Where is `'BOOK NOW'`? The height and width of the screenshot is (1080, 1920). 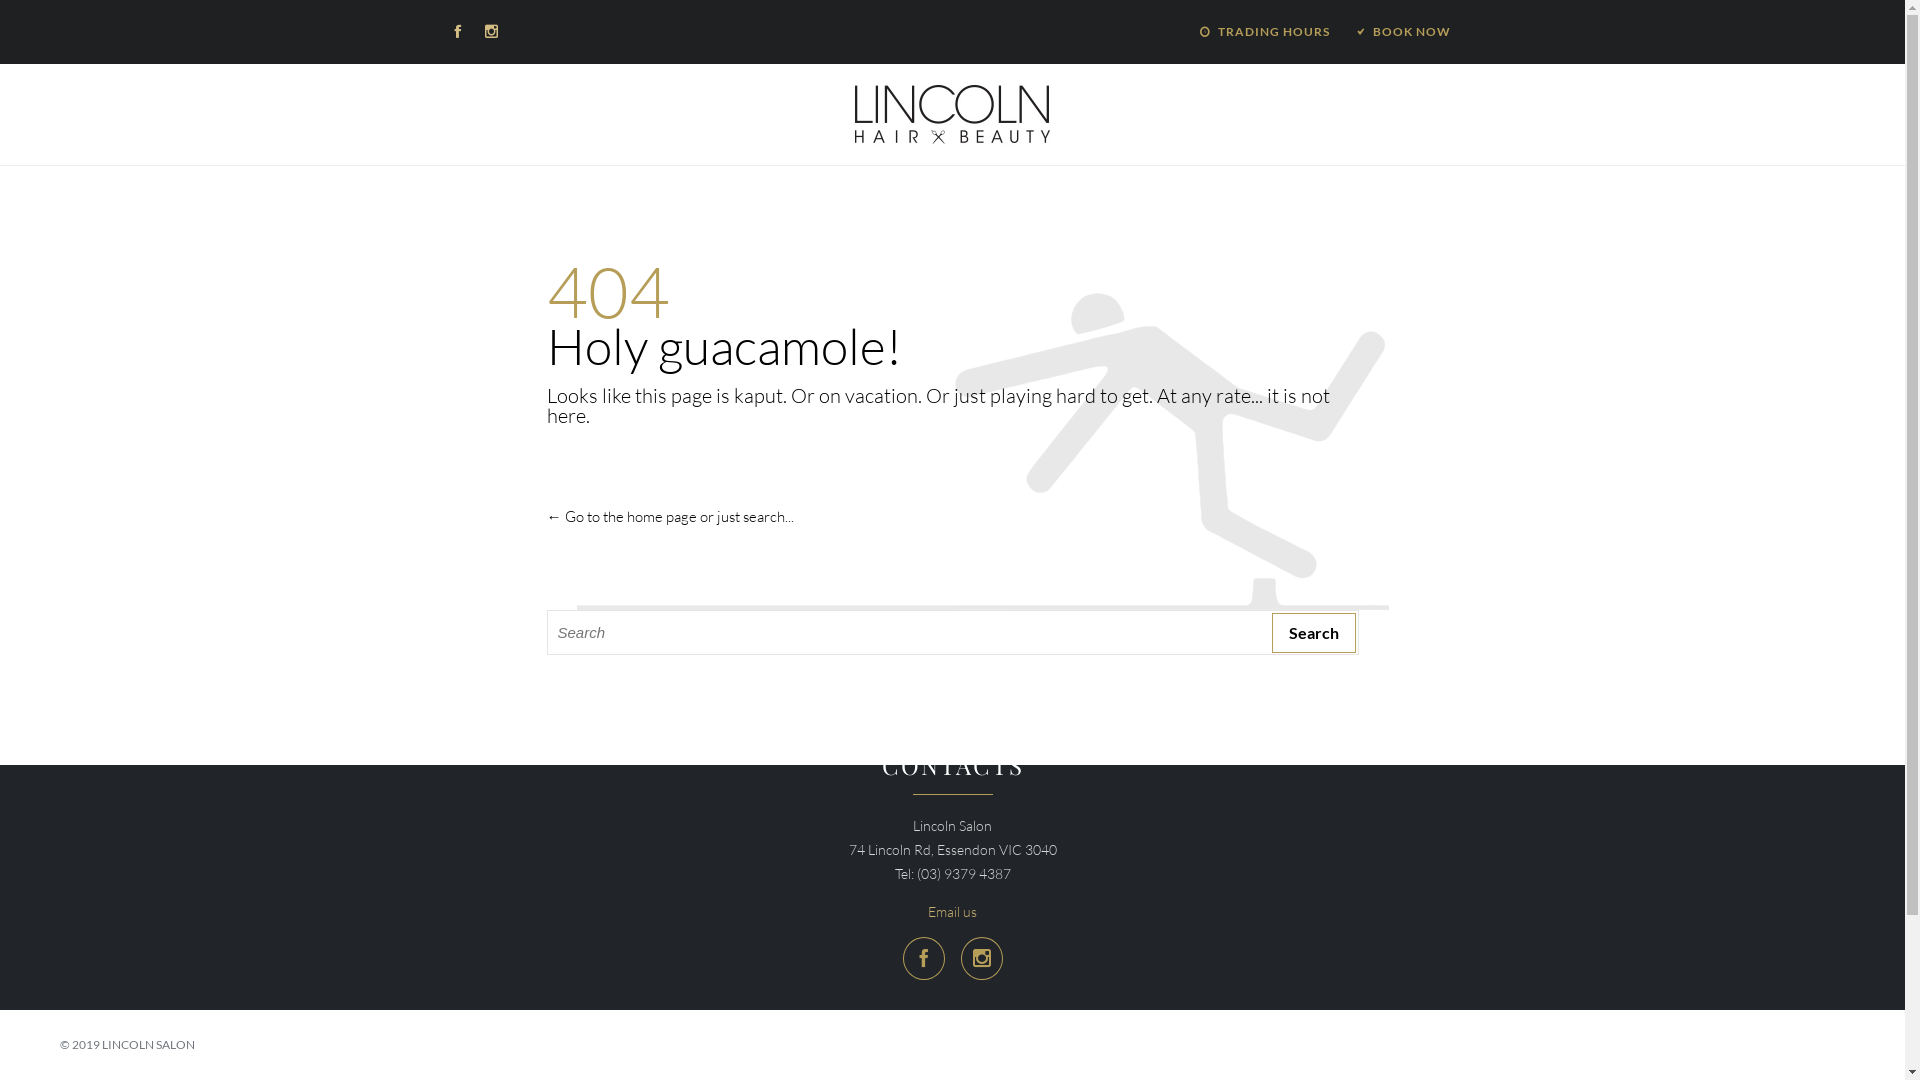
'BOOK NOW' is located at coordinates (1401, 31).